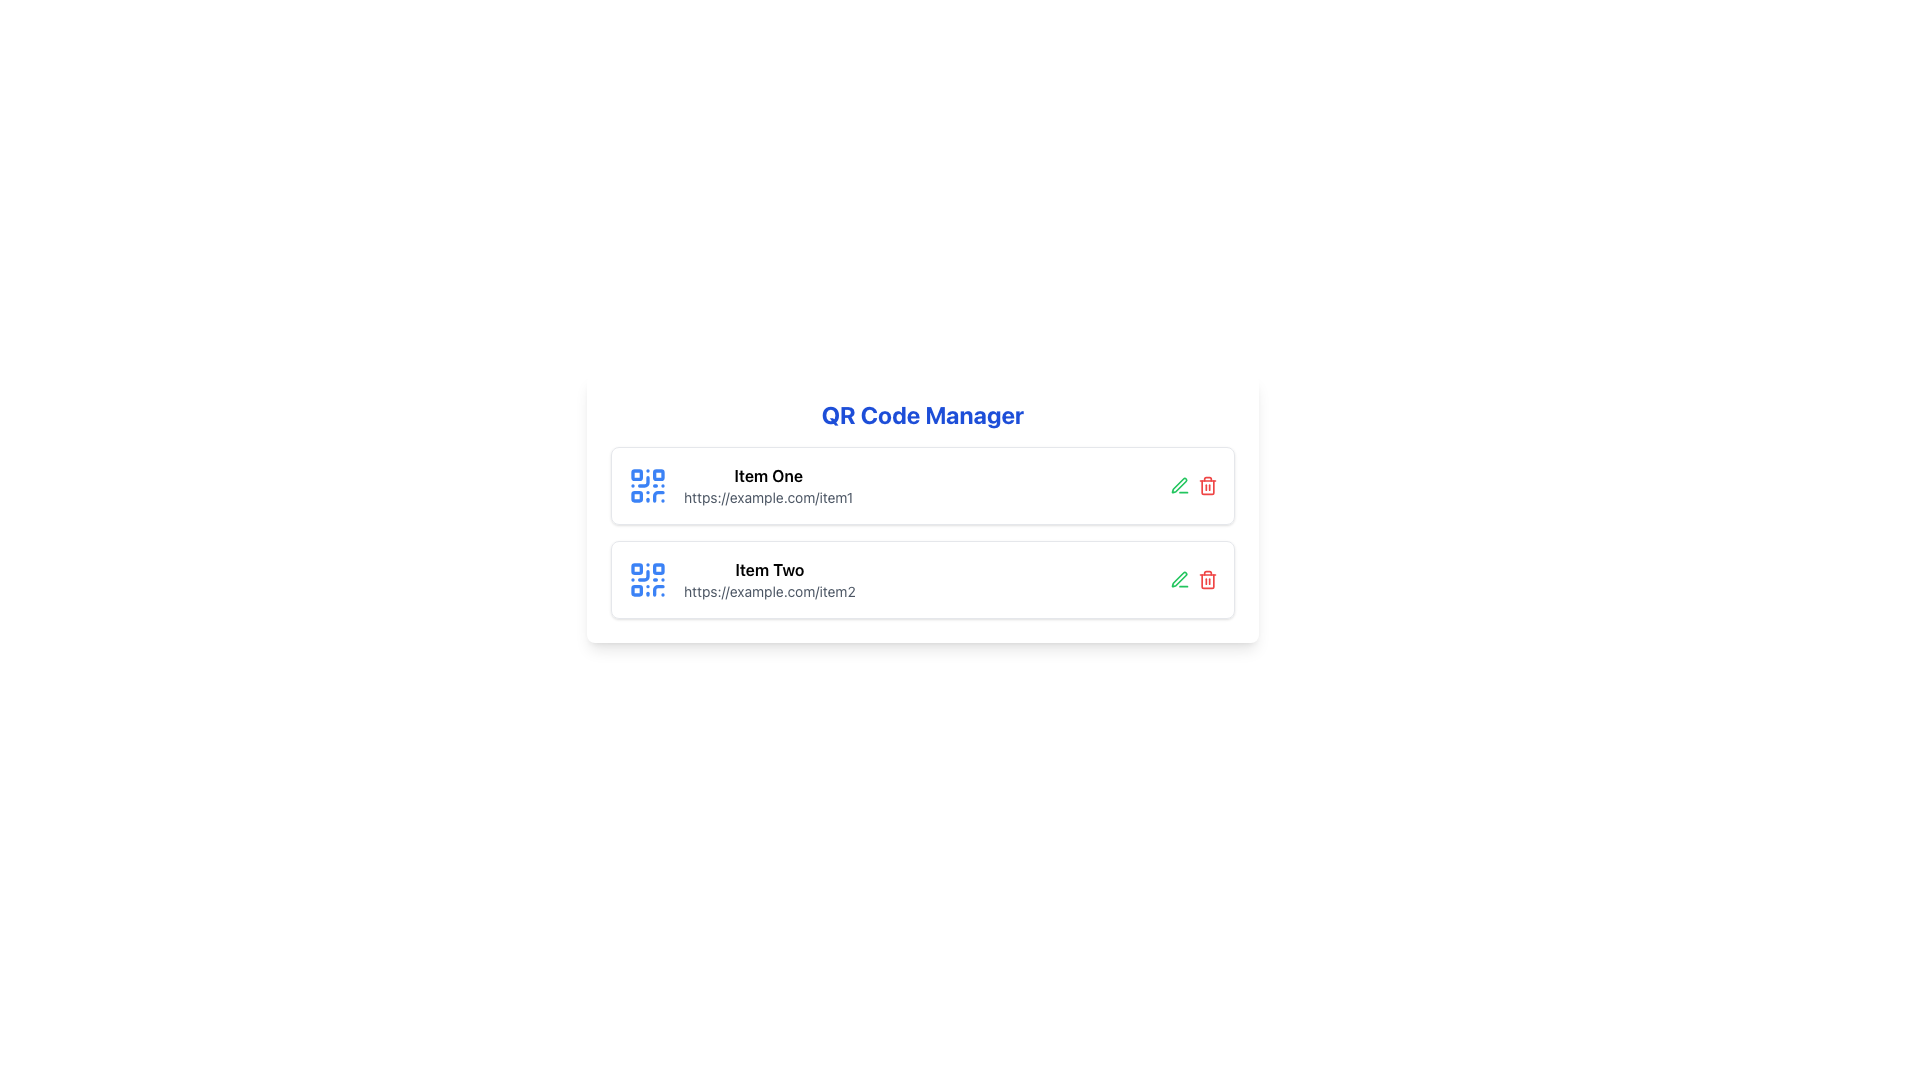 The image size is (1920, 1080). Describe the element at coordinates (921, 579) in the screenshot. I see `the Card representing 'Item Two' in the QR Code Manager` at that location.